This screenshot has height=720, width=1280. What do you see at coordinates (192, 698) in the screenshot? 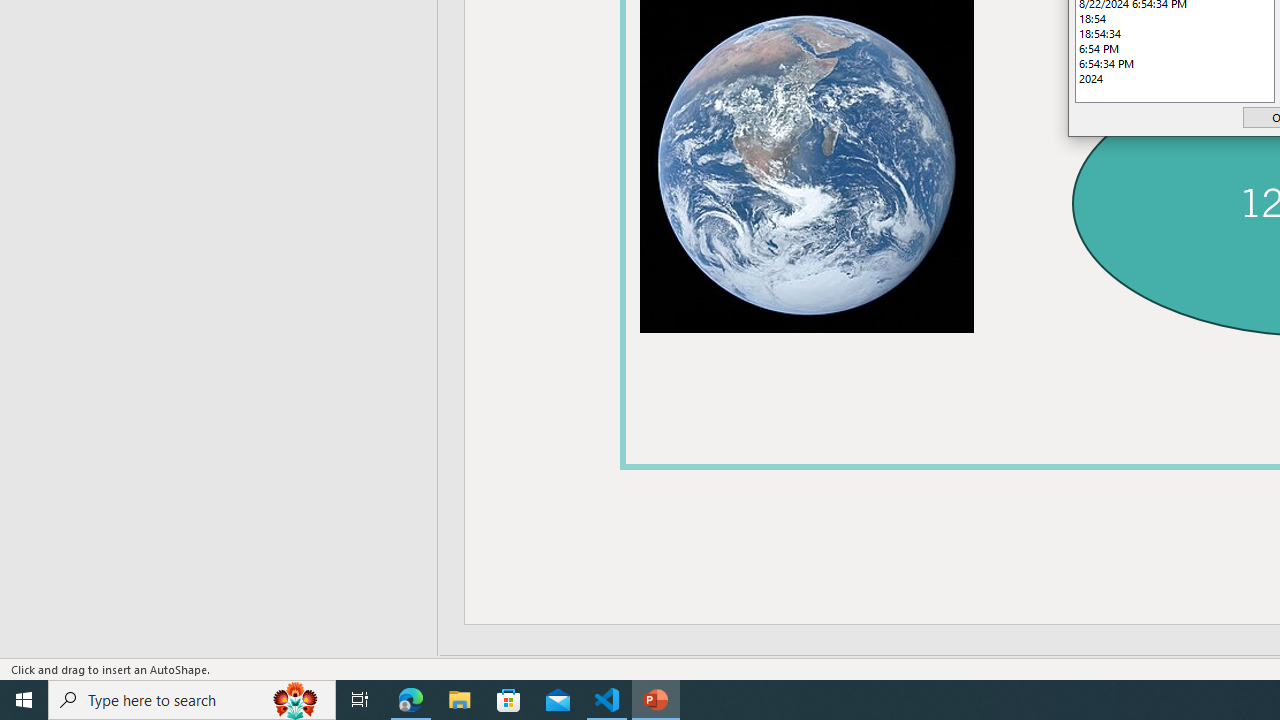
I see `'Type here to search'` at bounding box center [192, 698].